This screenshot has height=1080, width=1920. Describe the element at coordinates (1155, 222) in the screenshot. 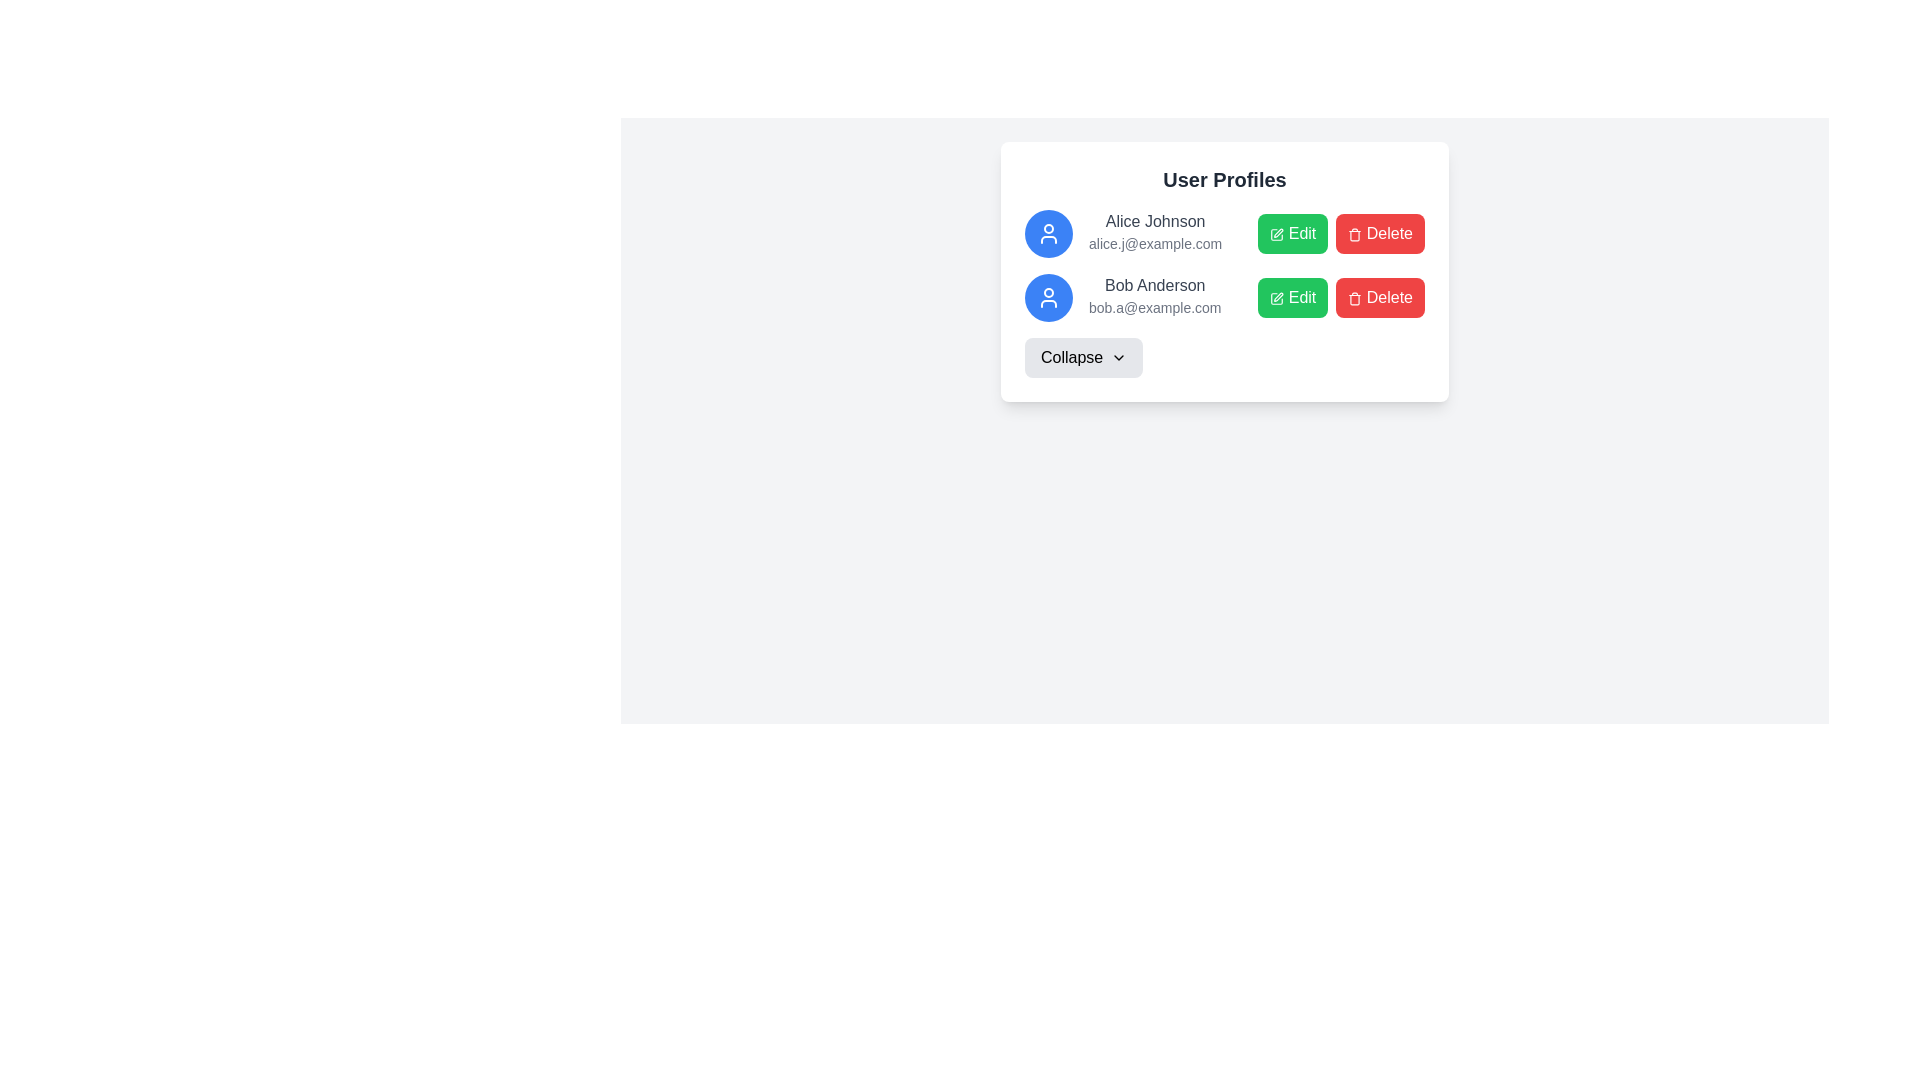

I see `the text element displaying 'Alice Johnson', which is styled in gray and located above the email address 'alice.j@example.com', to associate it with related information` at that location.